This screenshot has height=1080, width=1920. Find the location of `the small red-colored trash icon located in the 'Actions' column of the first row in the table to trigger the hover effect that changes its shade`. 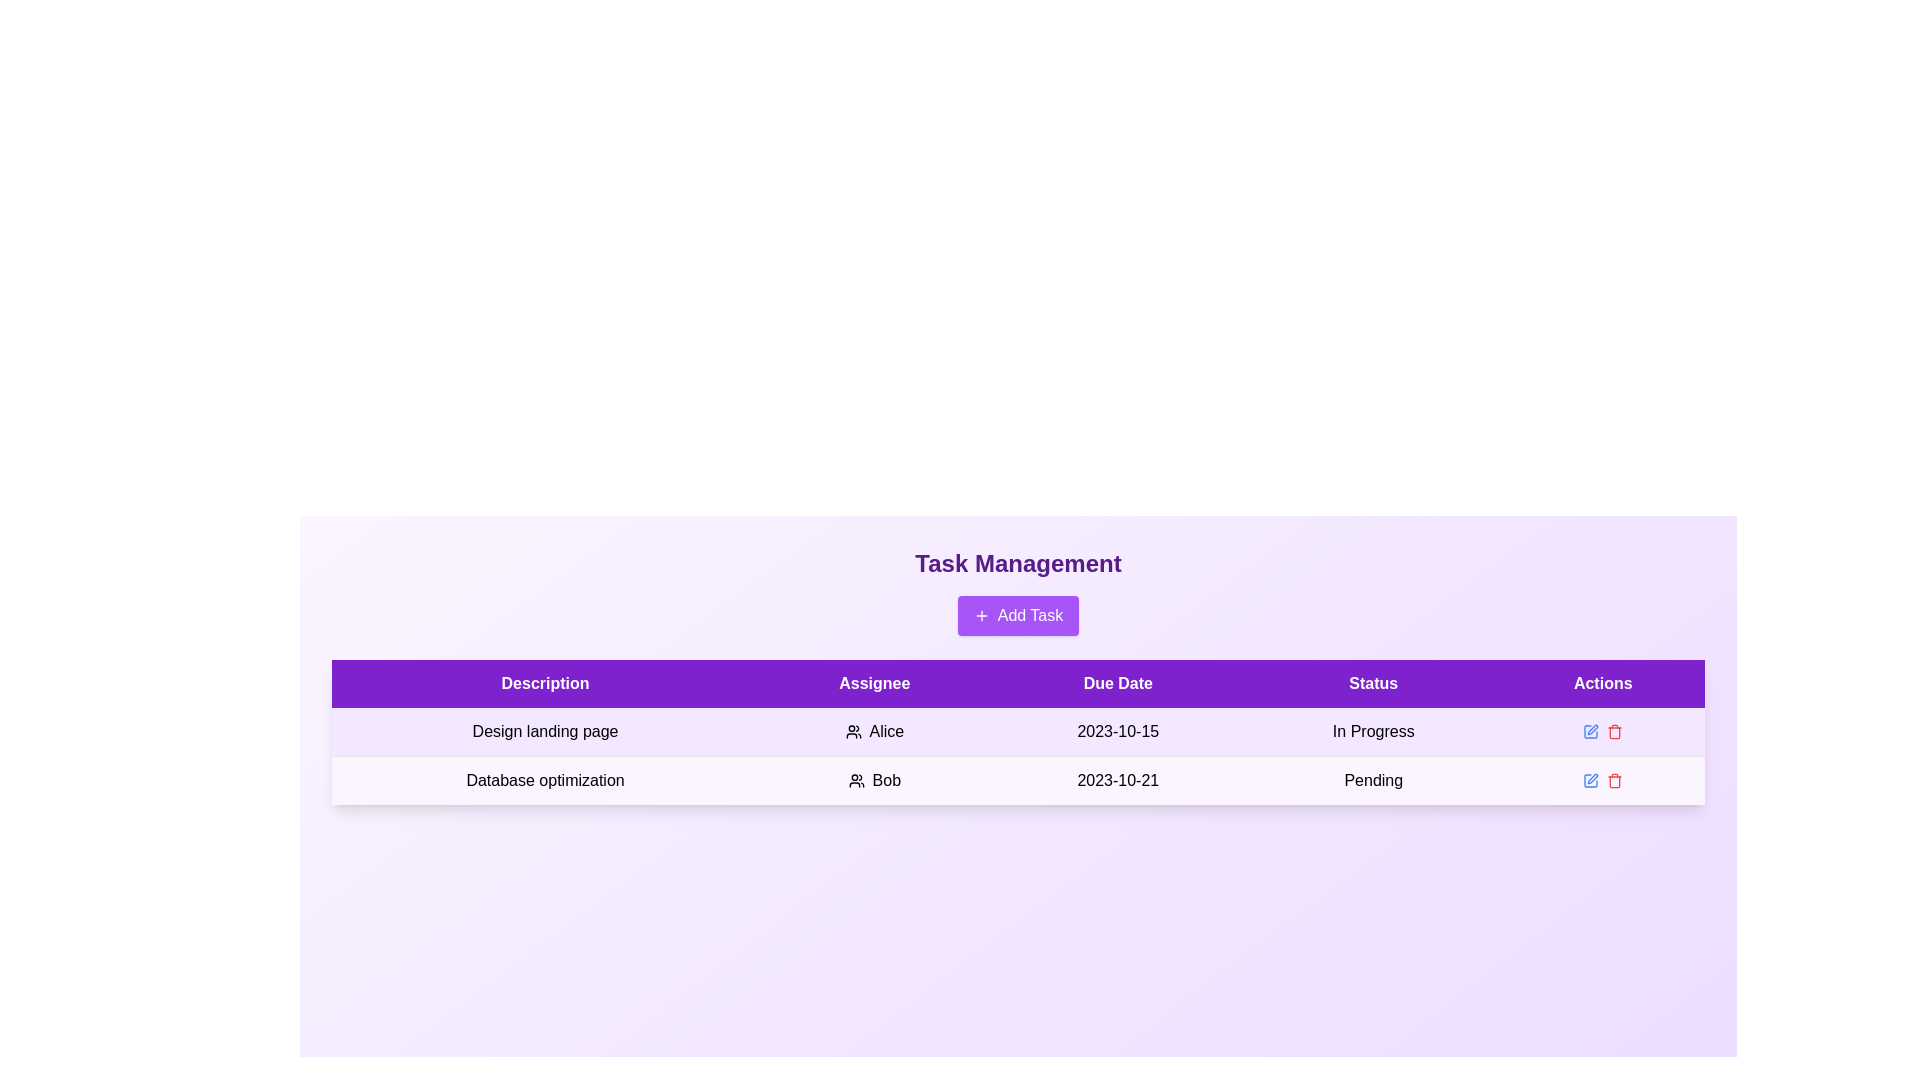

the small red-colored trash icon located in the 'Actions' column of the first row in the table to trigger the hover effect that changes its shade is located at coordinates (1615, 732).